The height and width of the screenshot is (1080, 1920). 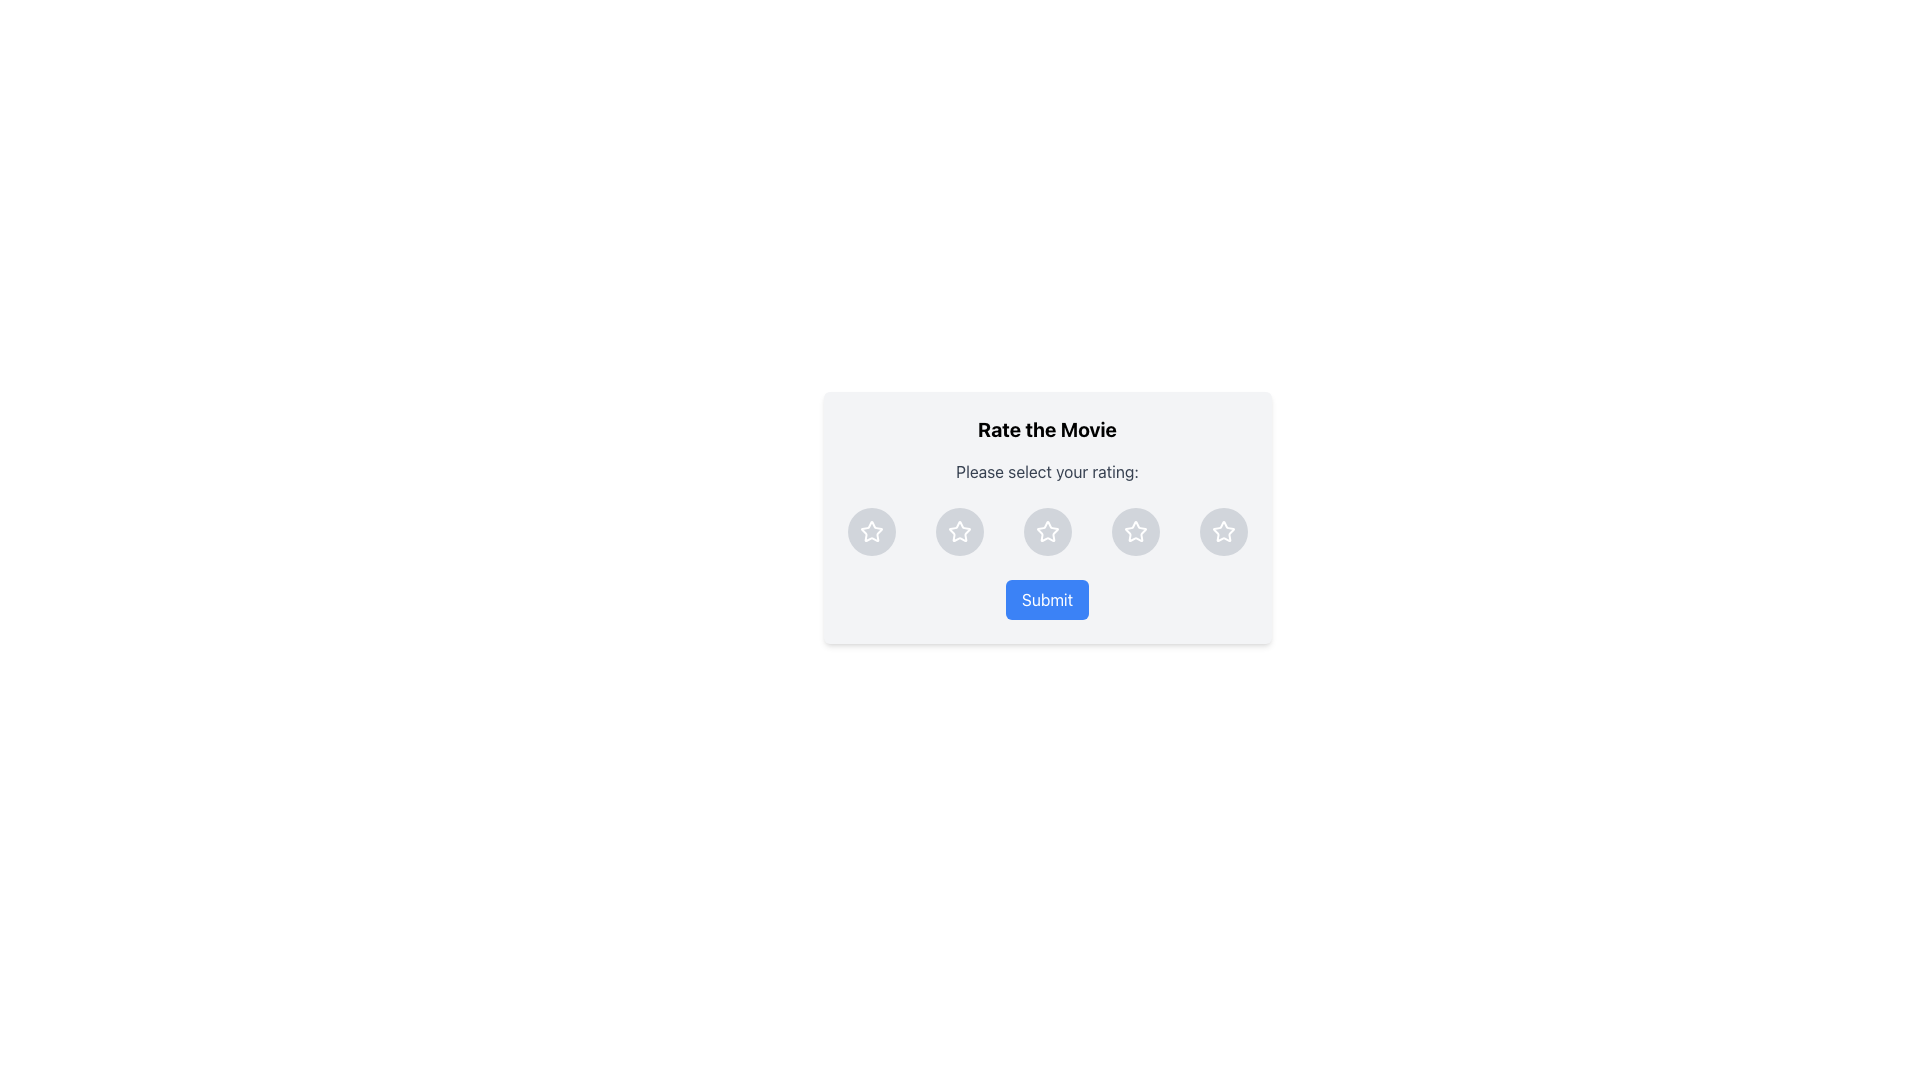 What do you see at coordinates (1134, 530) in the screenshot?
I see `the fifth star-shaped vector graphic in the rating system` at bounding box center [1134, 530].